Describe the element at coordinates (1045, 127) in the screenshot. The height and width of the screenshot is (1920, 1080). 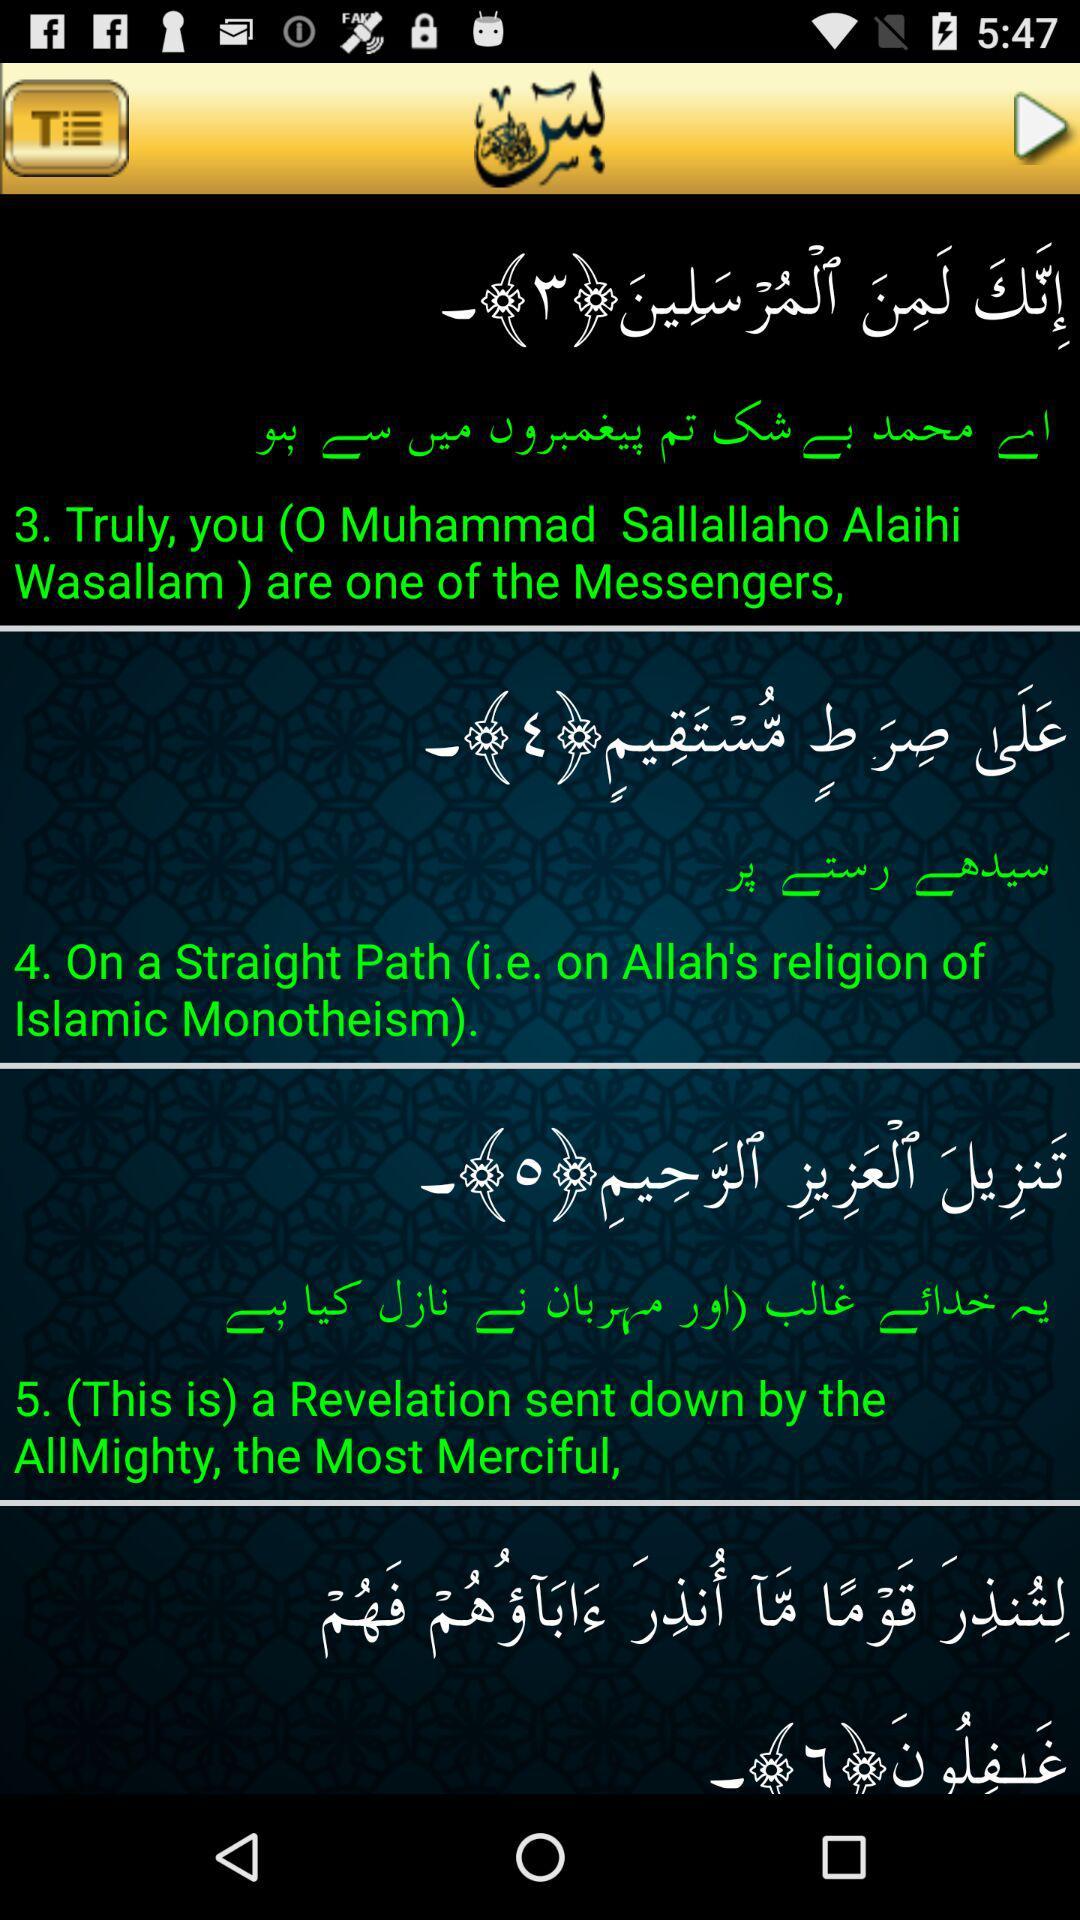
I see `button at the top right corner` at that location.